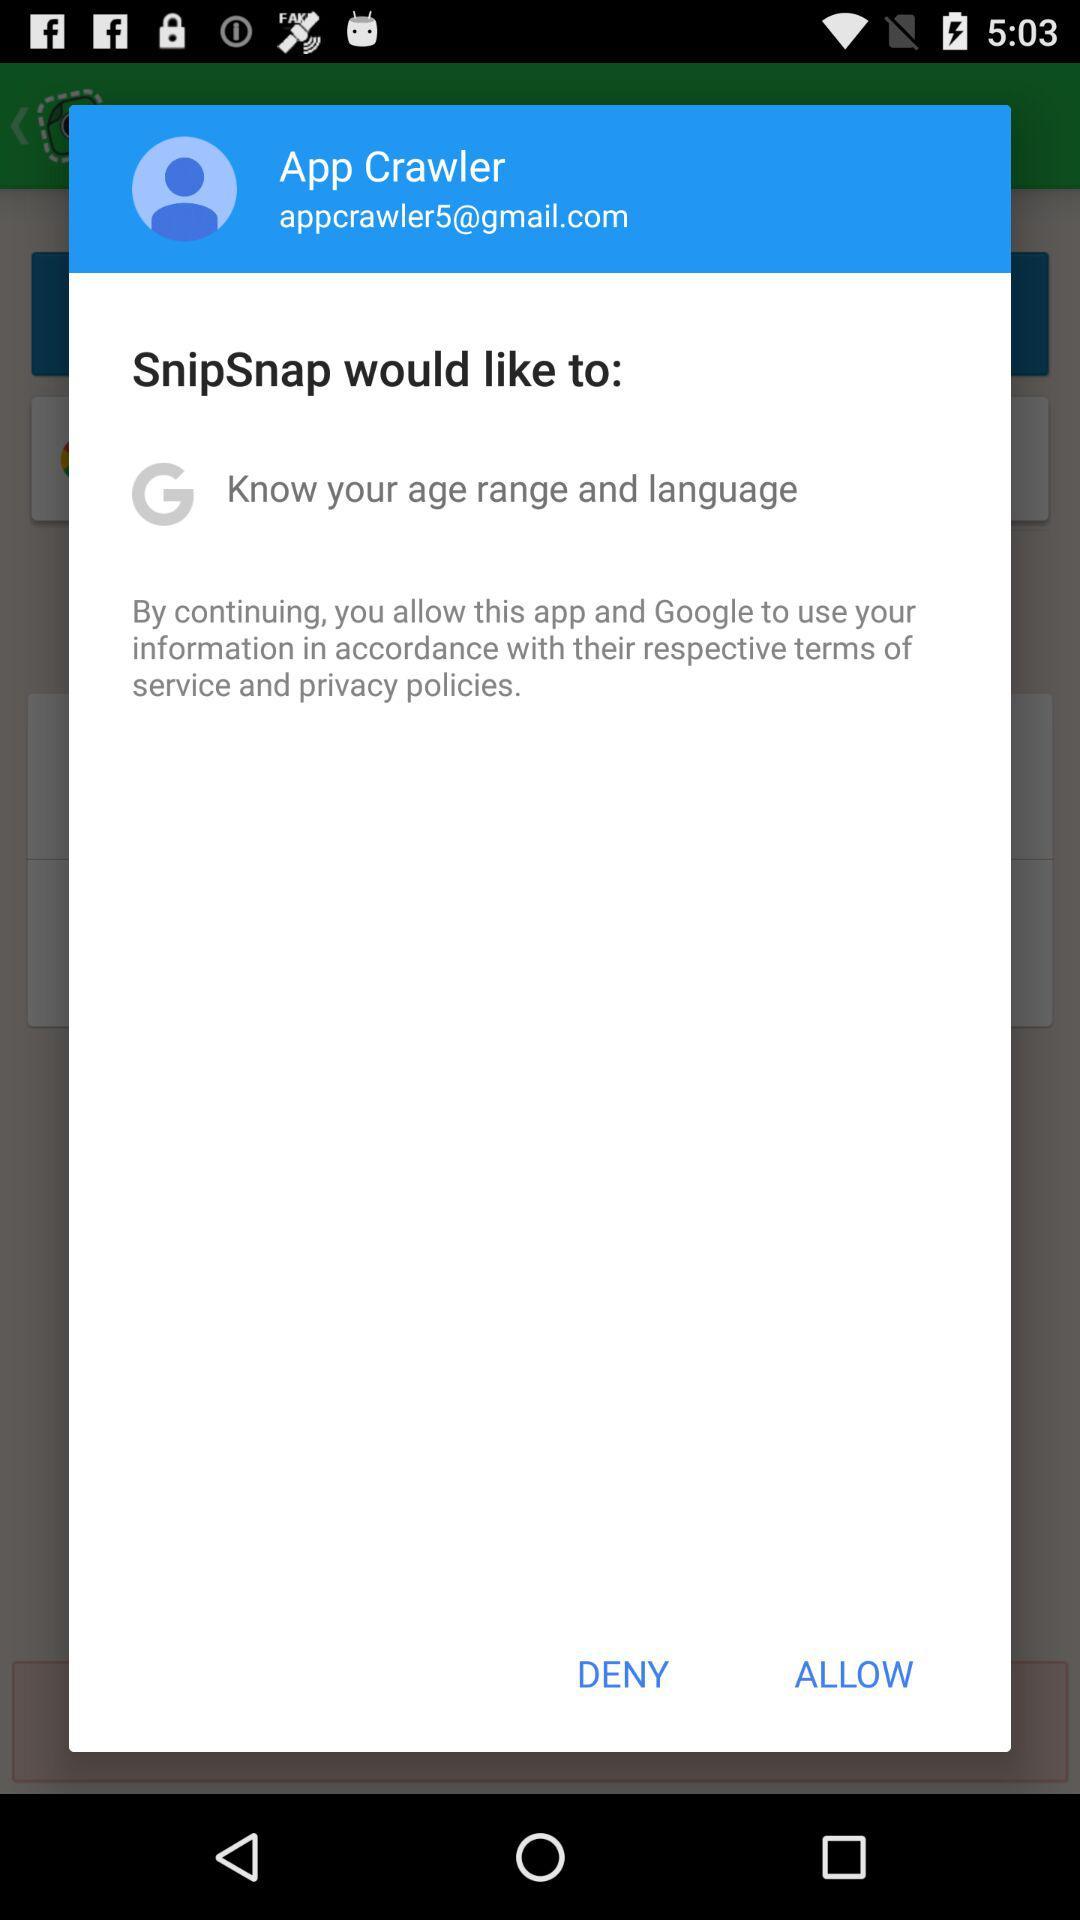 Image resolution: width=1080 pixels, height=1920 pixels. What do you see at coordinates (184, 188) in the screenshot?
I see `the app next to the app crawler app` at bounding box center [184, 188].